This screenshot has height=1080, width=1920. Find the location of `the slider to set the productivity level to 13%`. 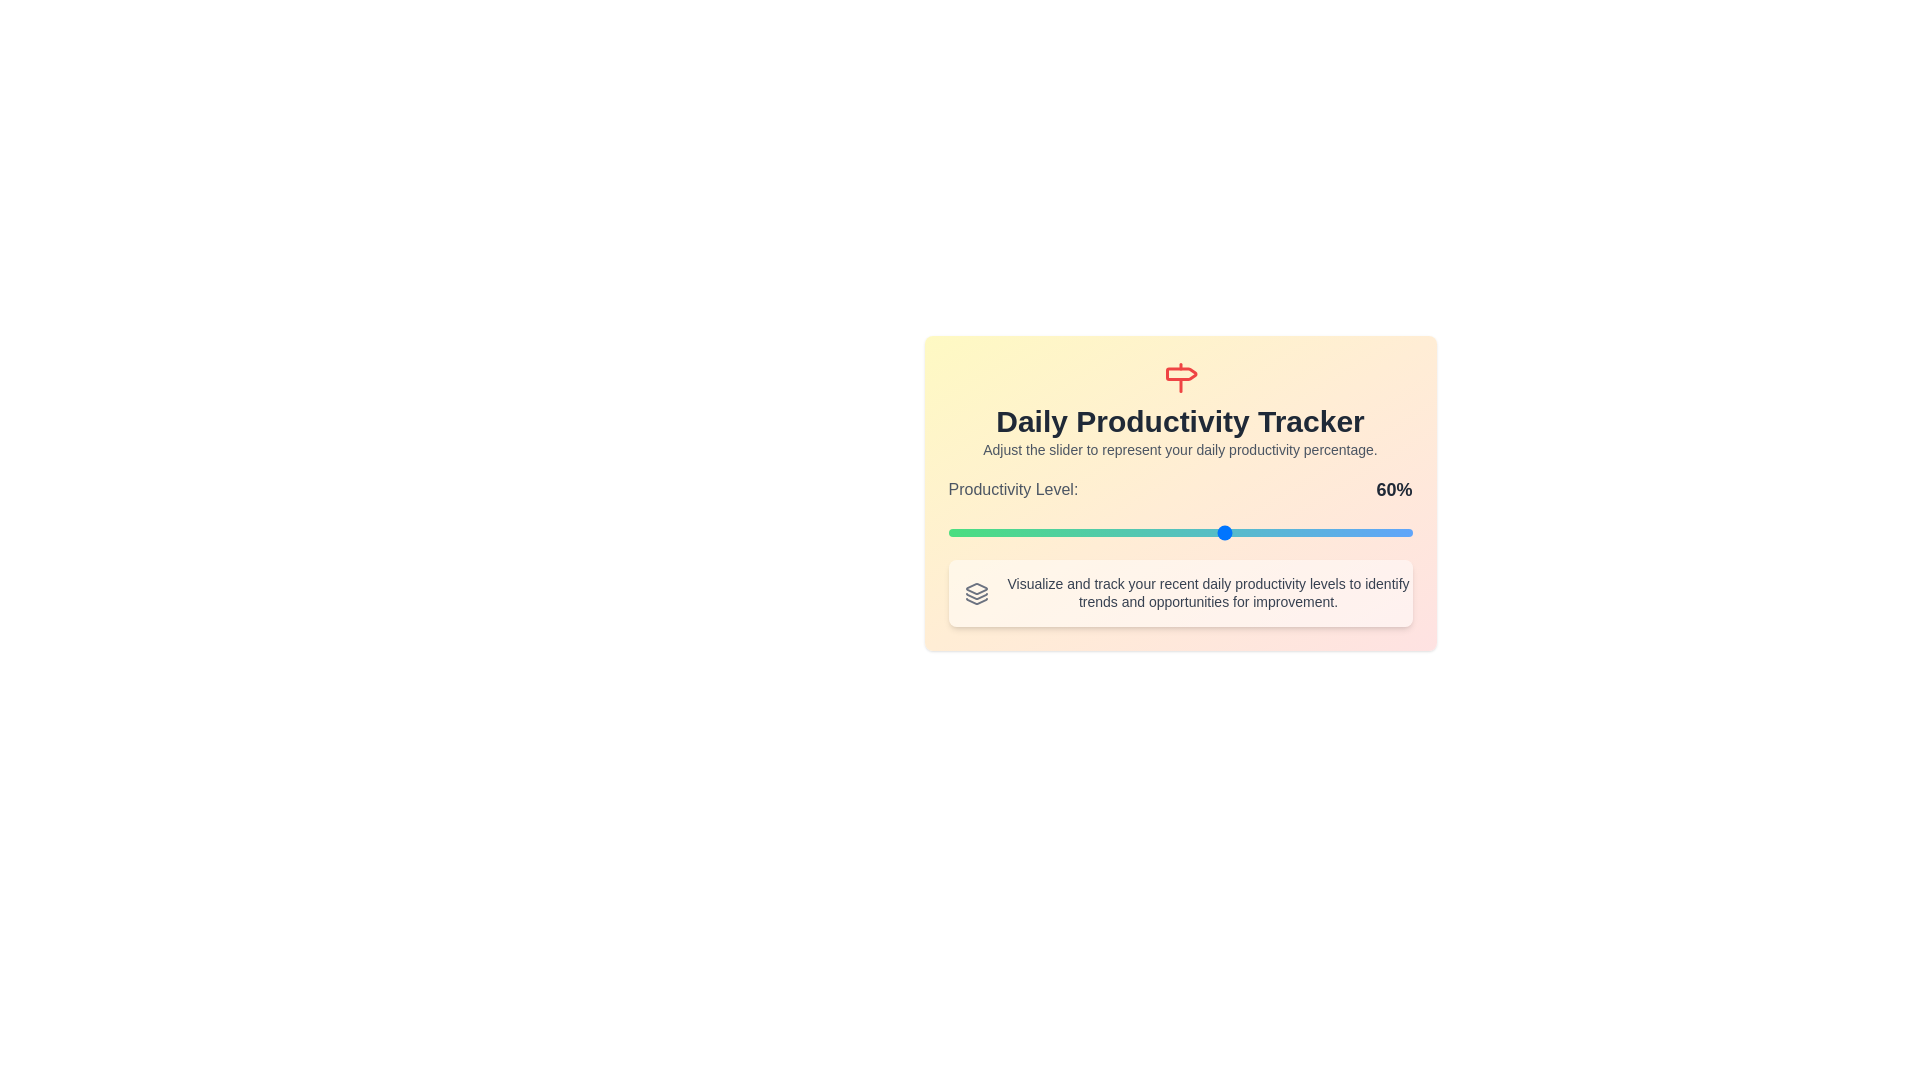

the slider to set the productivity level to 13% is located at coordinates (1008, 531).